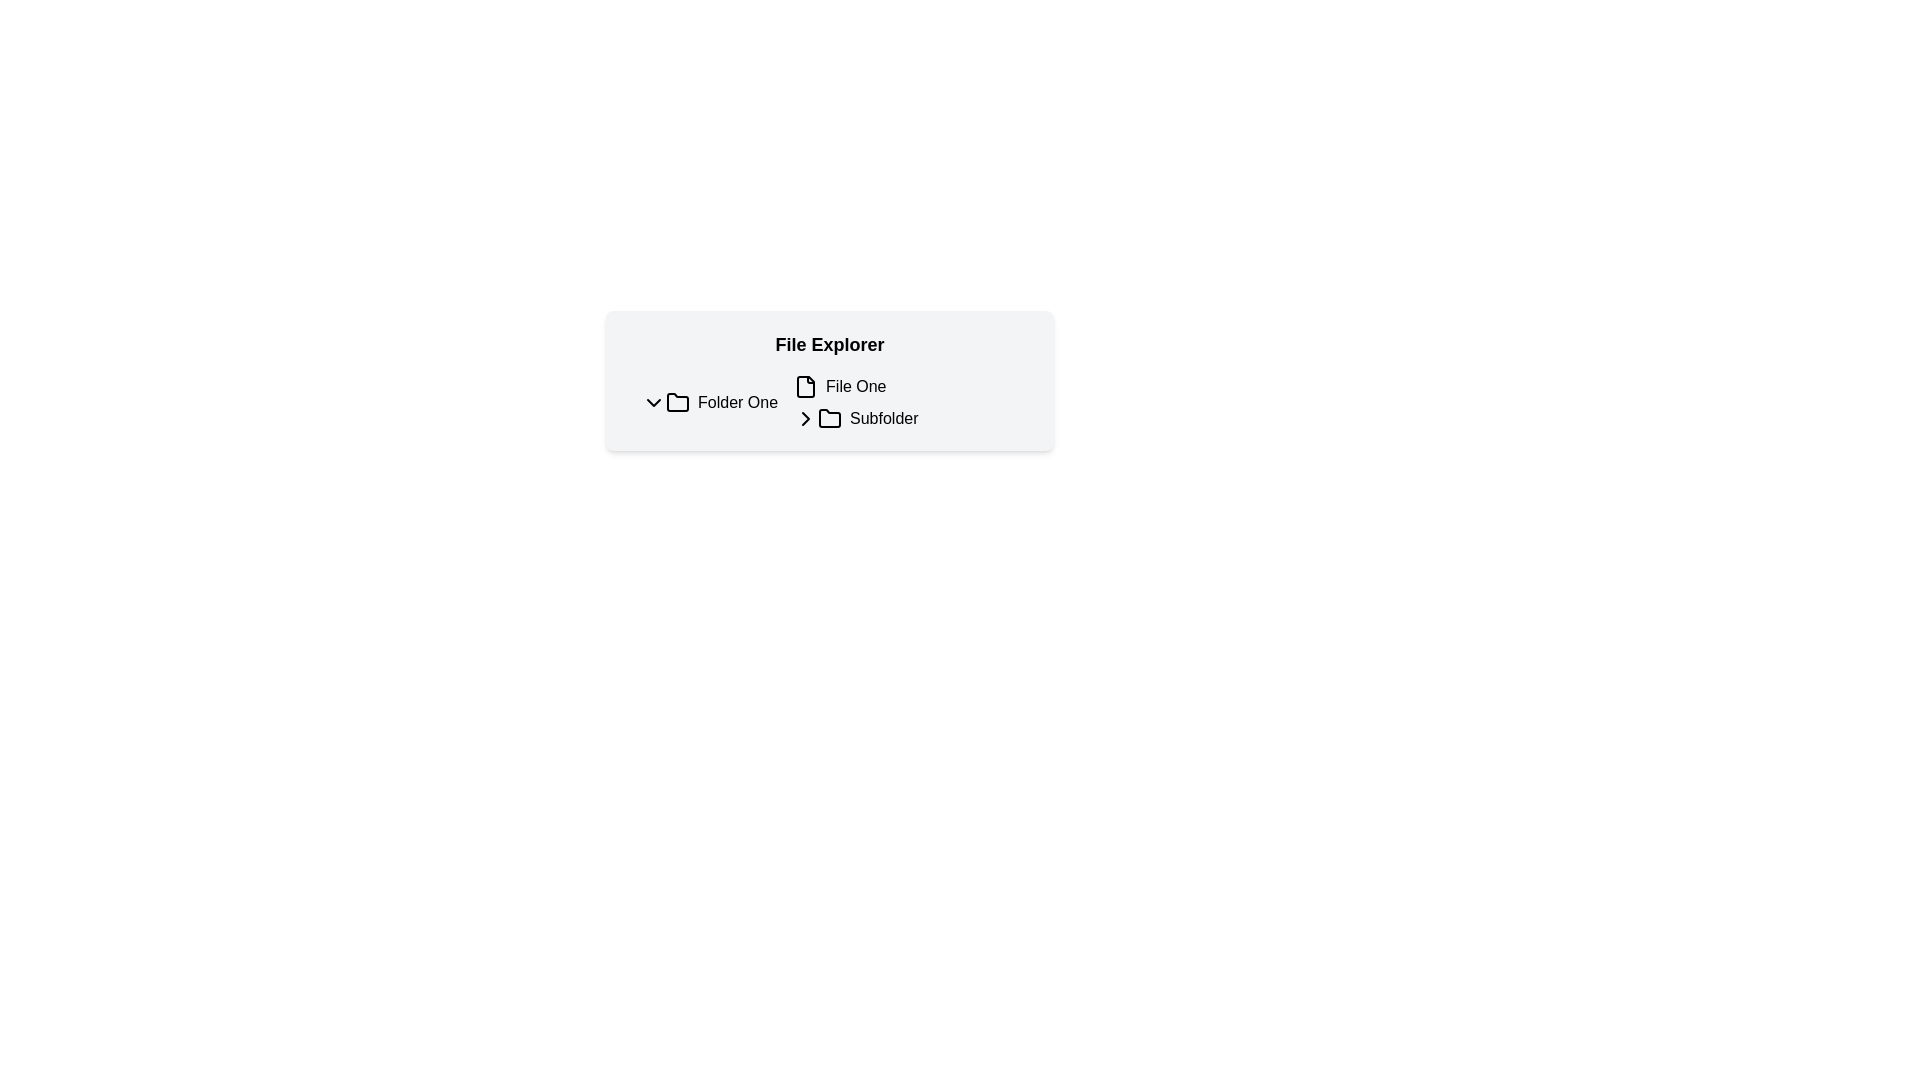  I want to click on the chevron icon of the 'Subfolder' folder item, so click(848, 418).